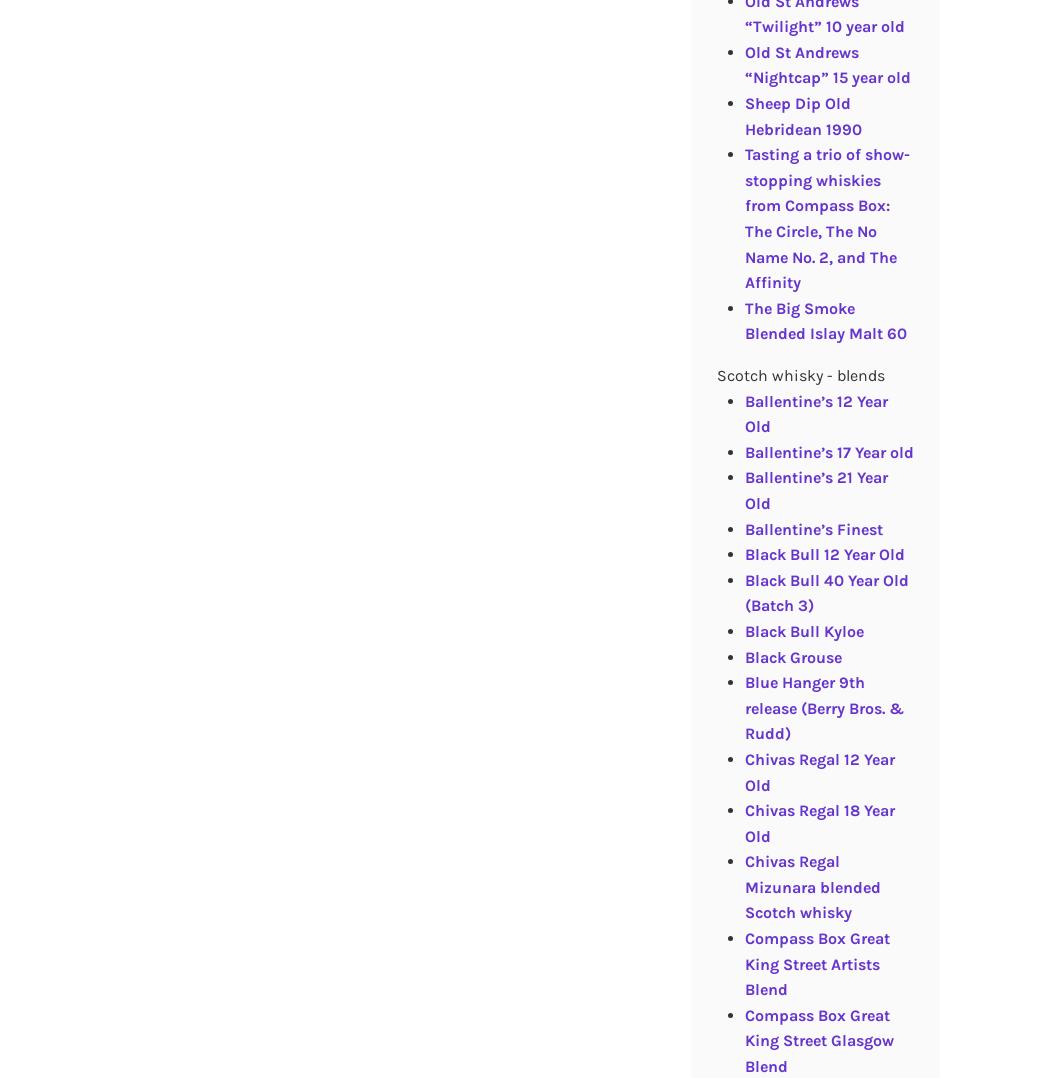 The image size is (1050, 1078). What do you see at coordinates (814, 488) in the screenshot?
I see `'Ballentine’s 21 Year Old'` at bounding box center [814, 488].